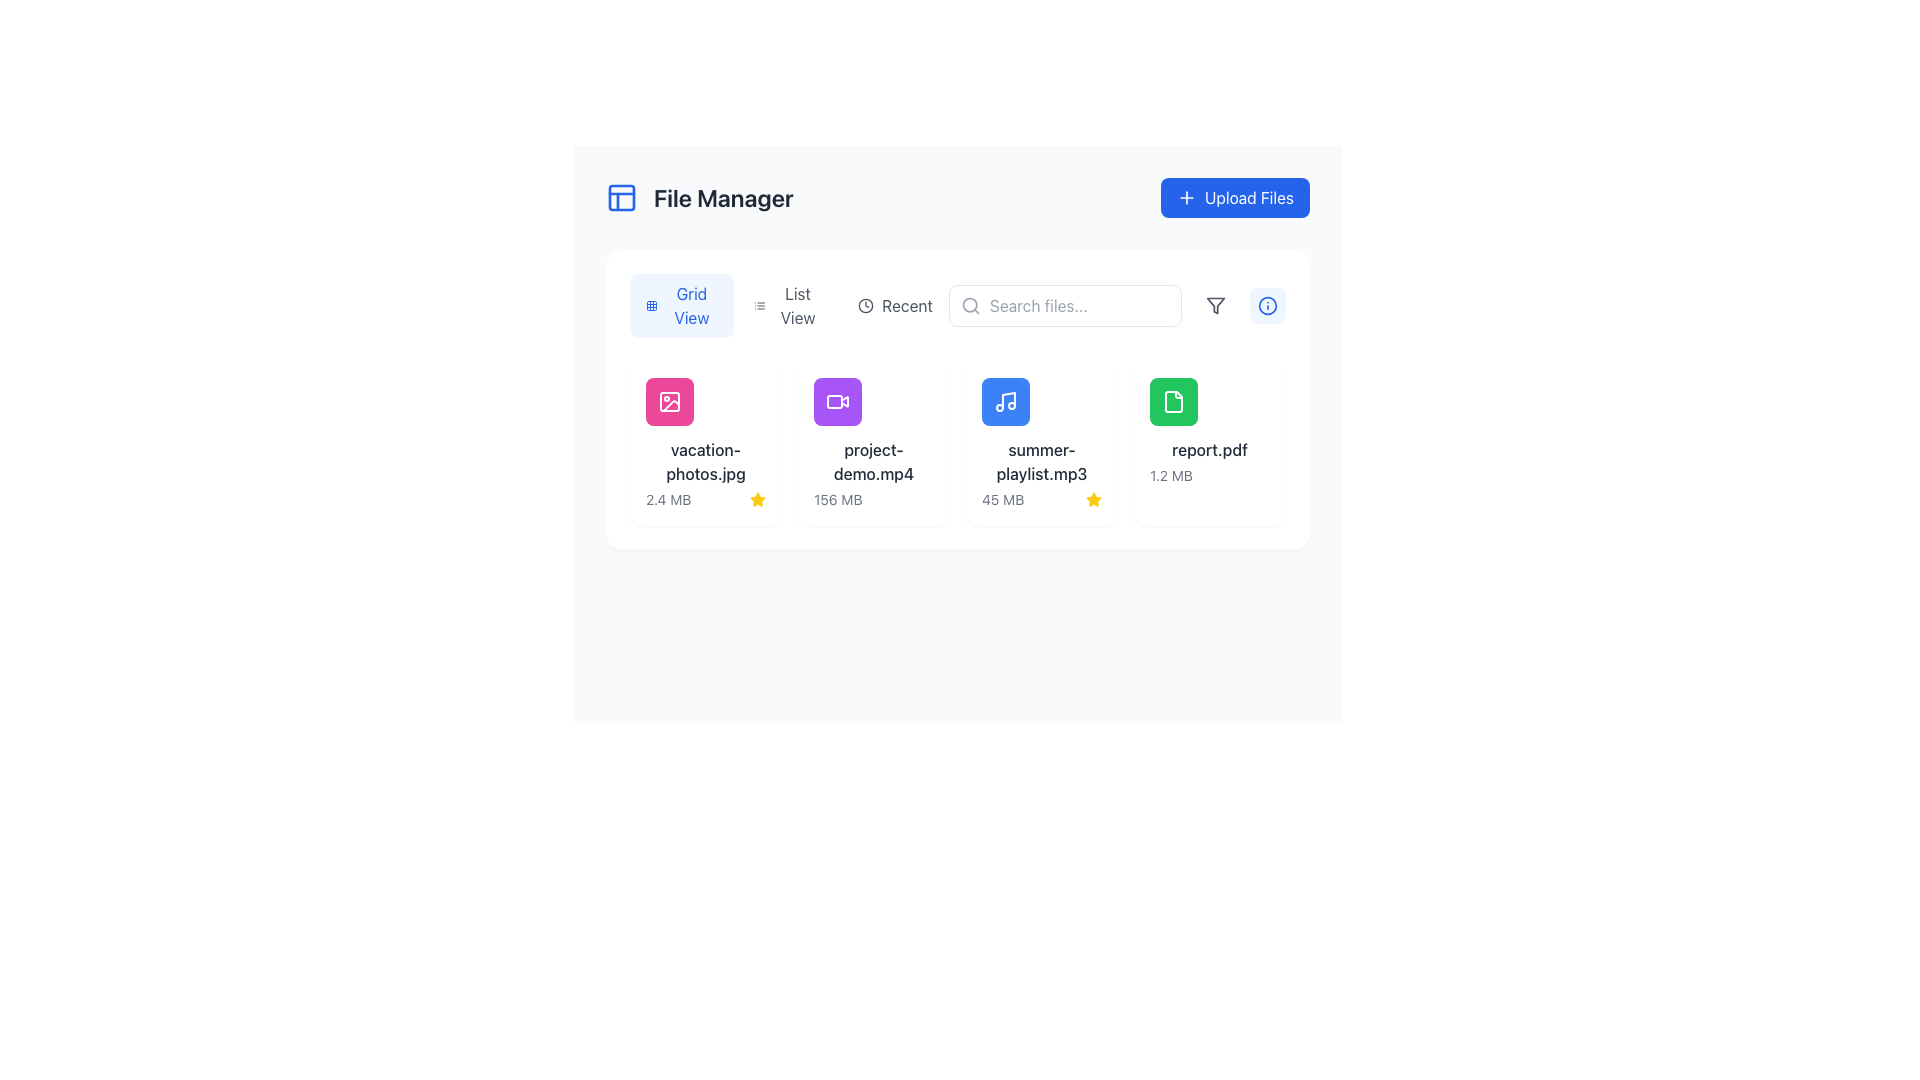 The image size is (1920, 1080). Describe the element at coordinates (1003, 499) in the screenshot. I see `the text label displaying '45 MB' that is styled in gray, located below the filename label 'summer-playlist.mp3' within a card-like interface` at that location.